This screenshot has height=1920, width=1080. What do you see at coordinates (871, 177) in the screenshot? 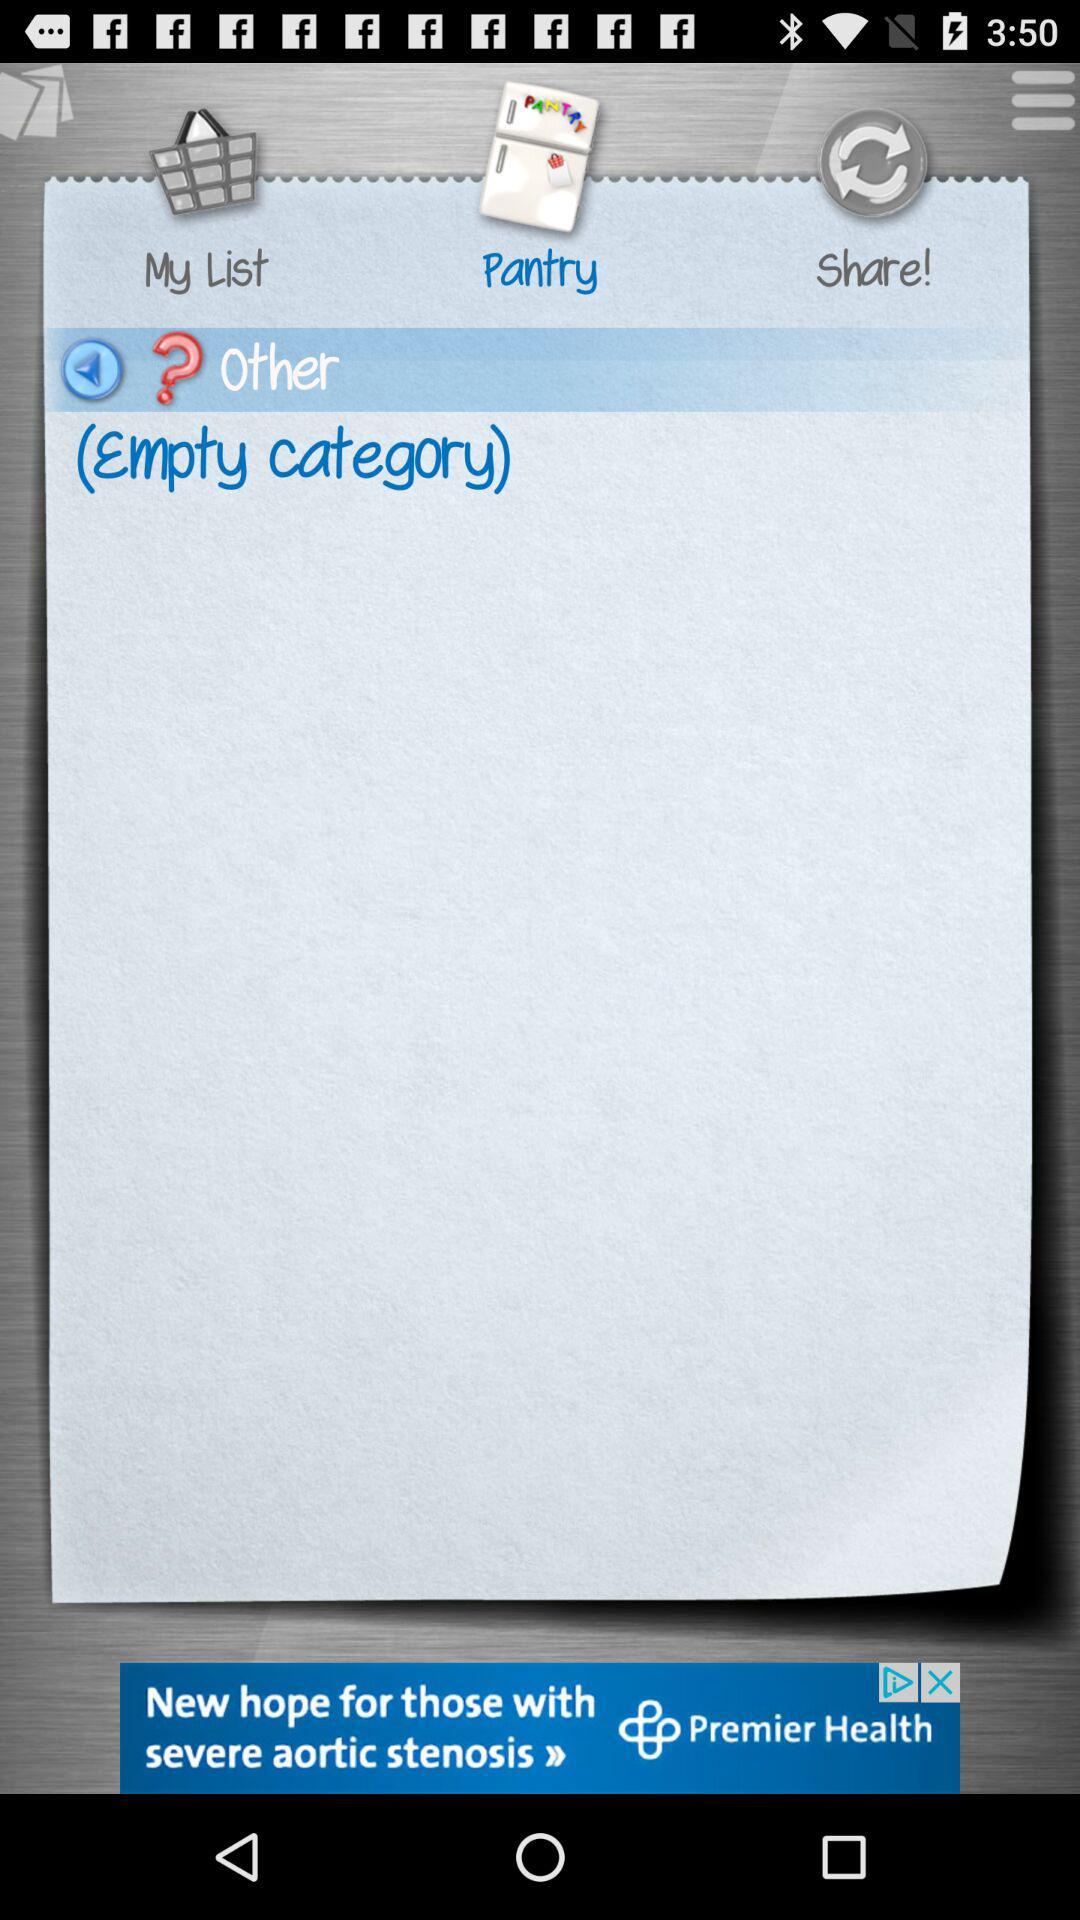
I see `the refresh icon` at bounding box center [871, 177].